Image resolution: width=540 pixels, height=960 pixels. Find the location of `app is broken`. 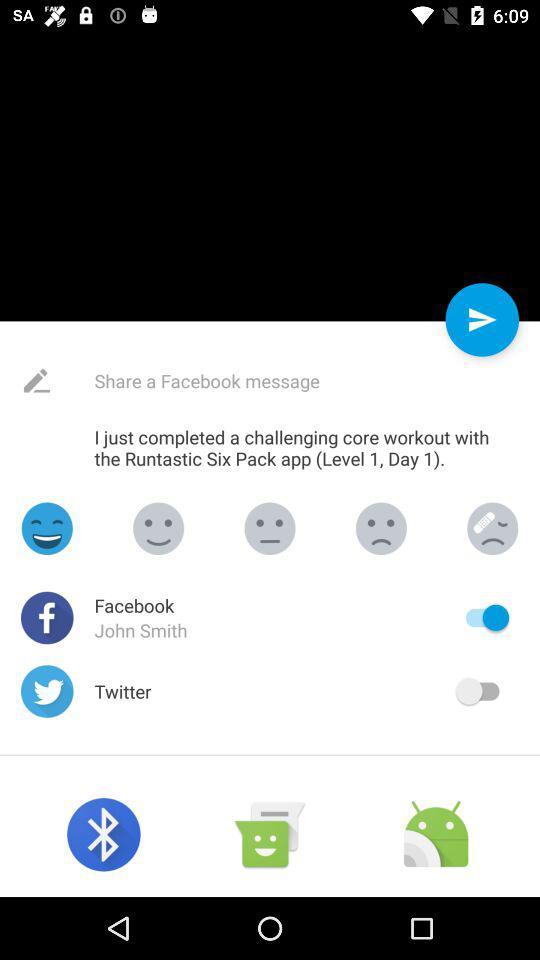

app is broken is located at coordinates (491, 527).